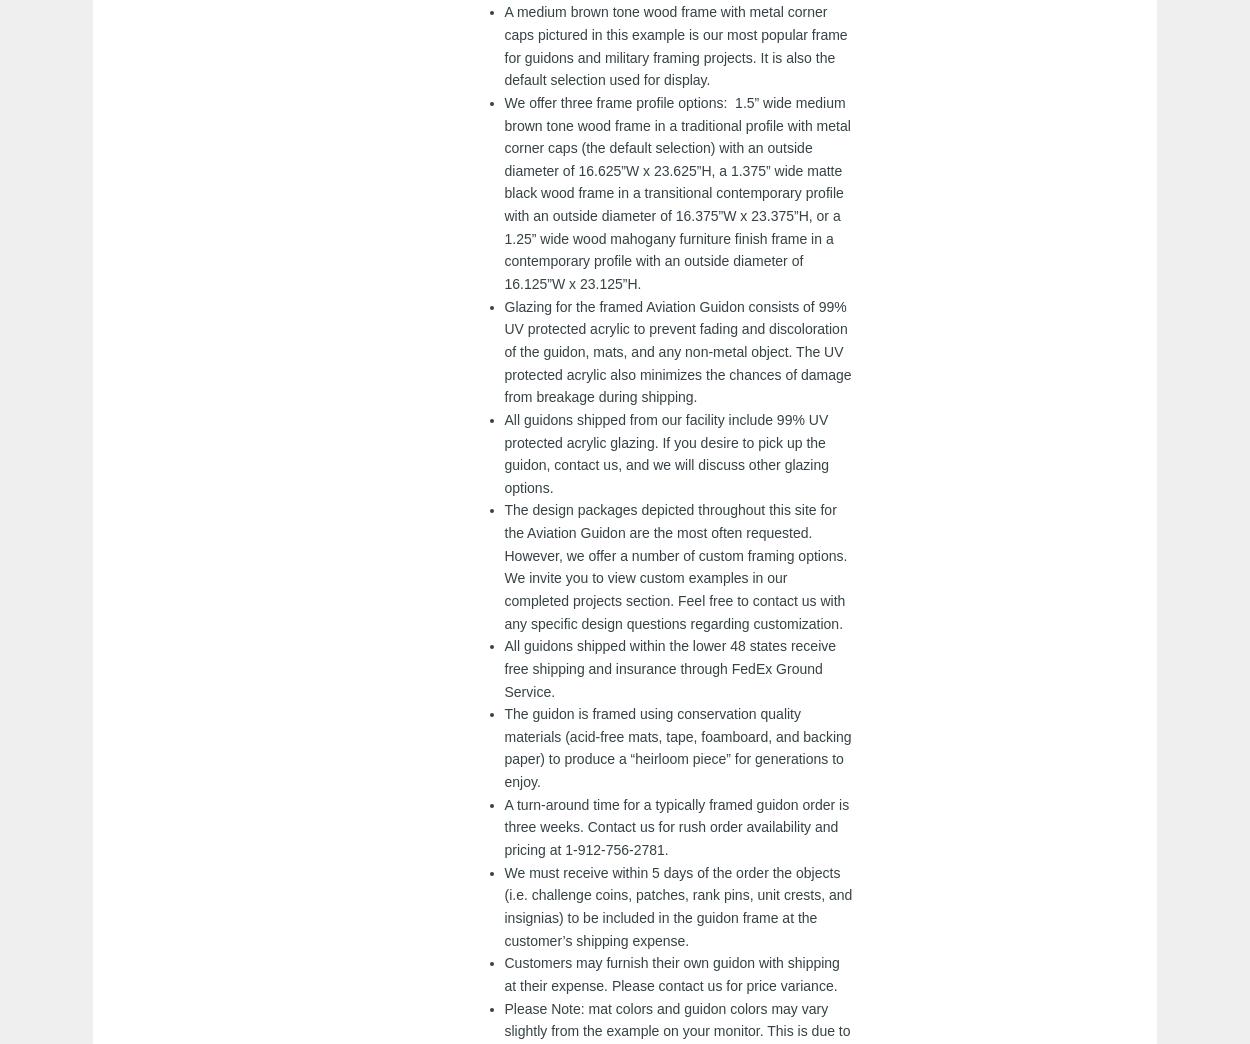  What do you see at coordinates (675, 45) in the screenshot?
I see `'A medium brown tone wood frame with metal corner caps pictured in this example is our most popular frame for guidons and military framing projects. It is also the default selection used for display.'` at bounding box center [675, 45].